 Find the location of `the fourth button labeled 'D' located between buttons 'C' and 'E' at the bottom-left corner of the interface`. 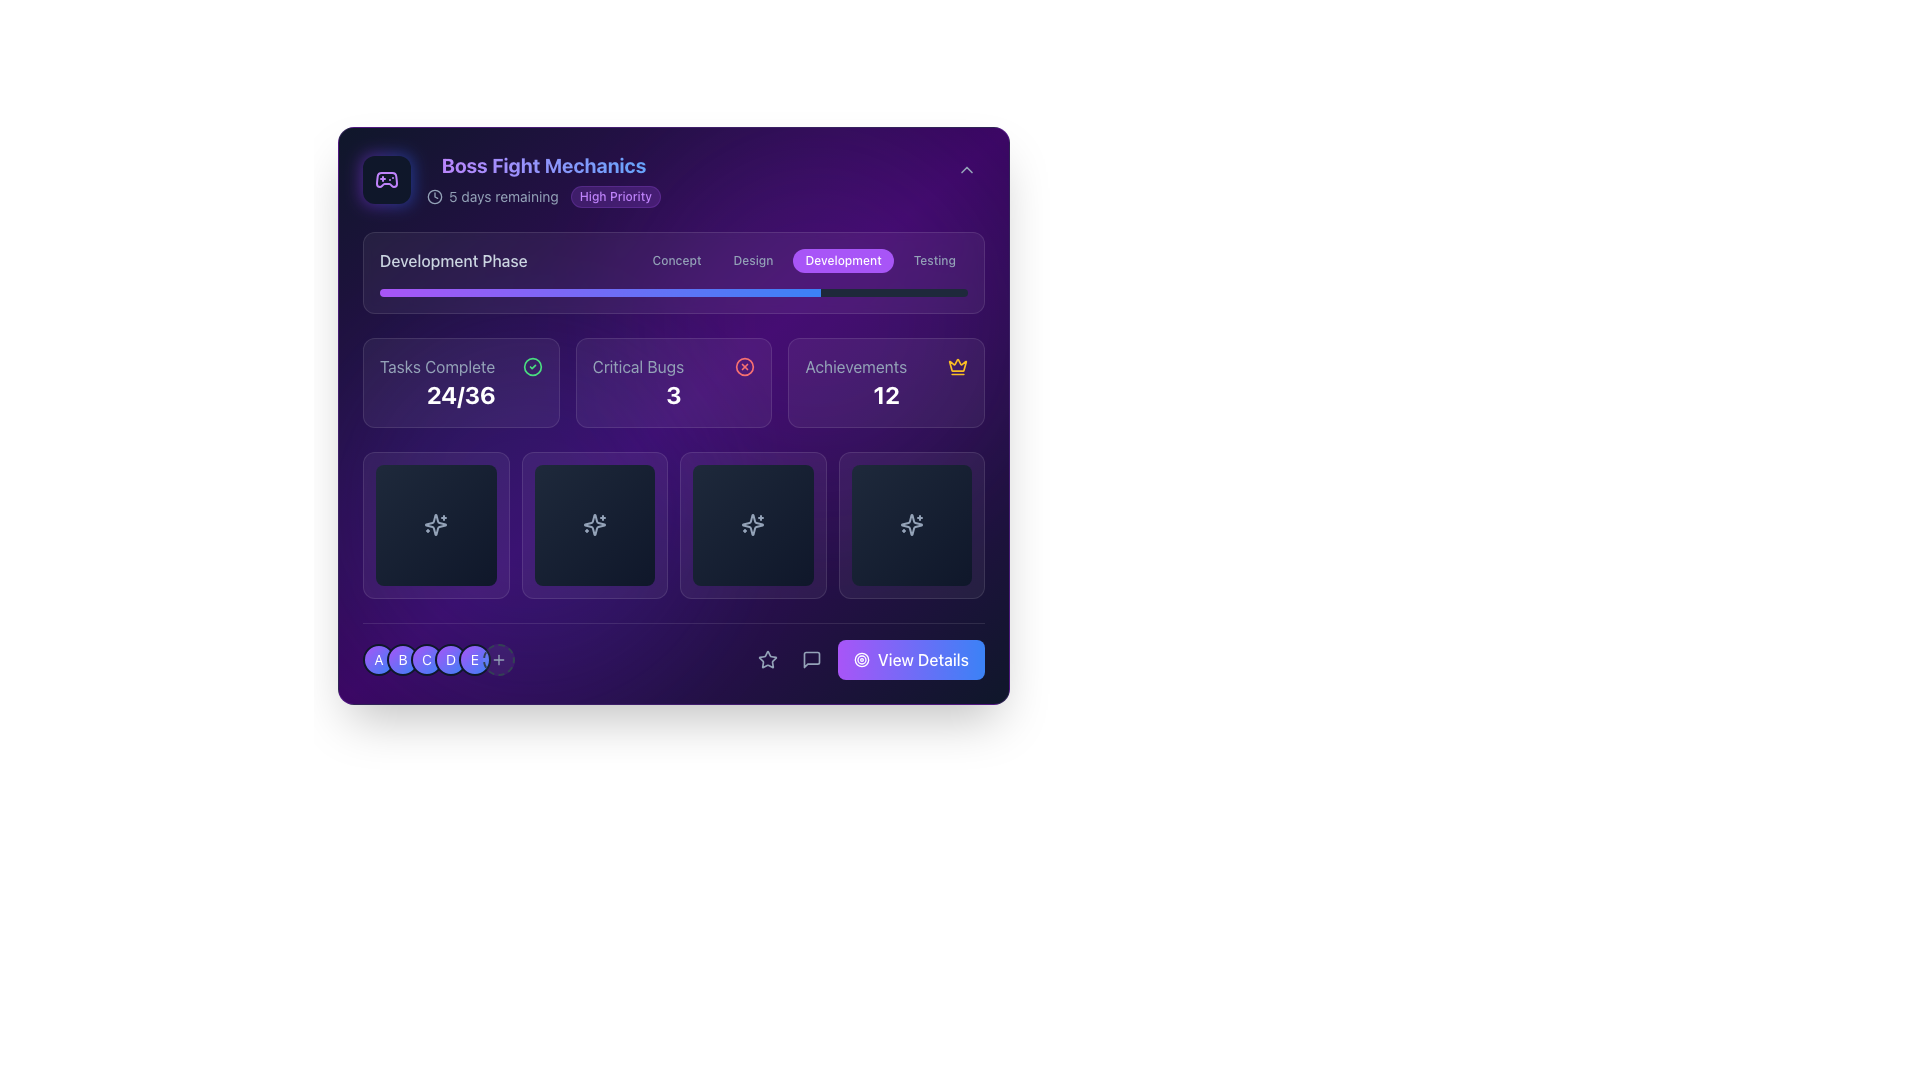

the fourth button labeled 'D' located between buttons 'C' and 'E' at the bottom-left corner of the interface is located at coordinates (450, 659).